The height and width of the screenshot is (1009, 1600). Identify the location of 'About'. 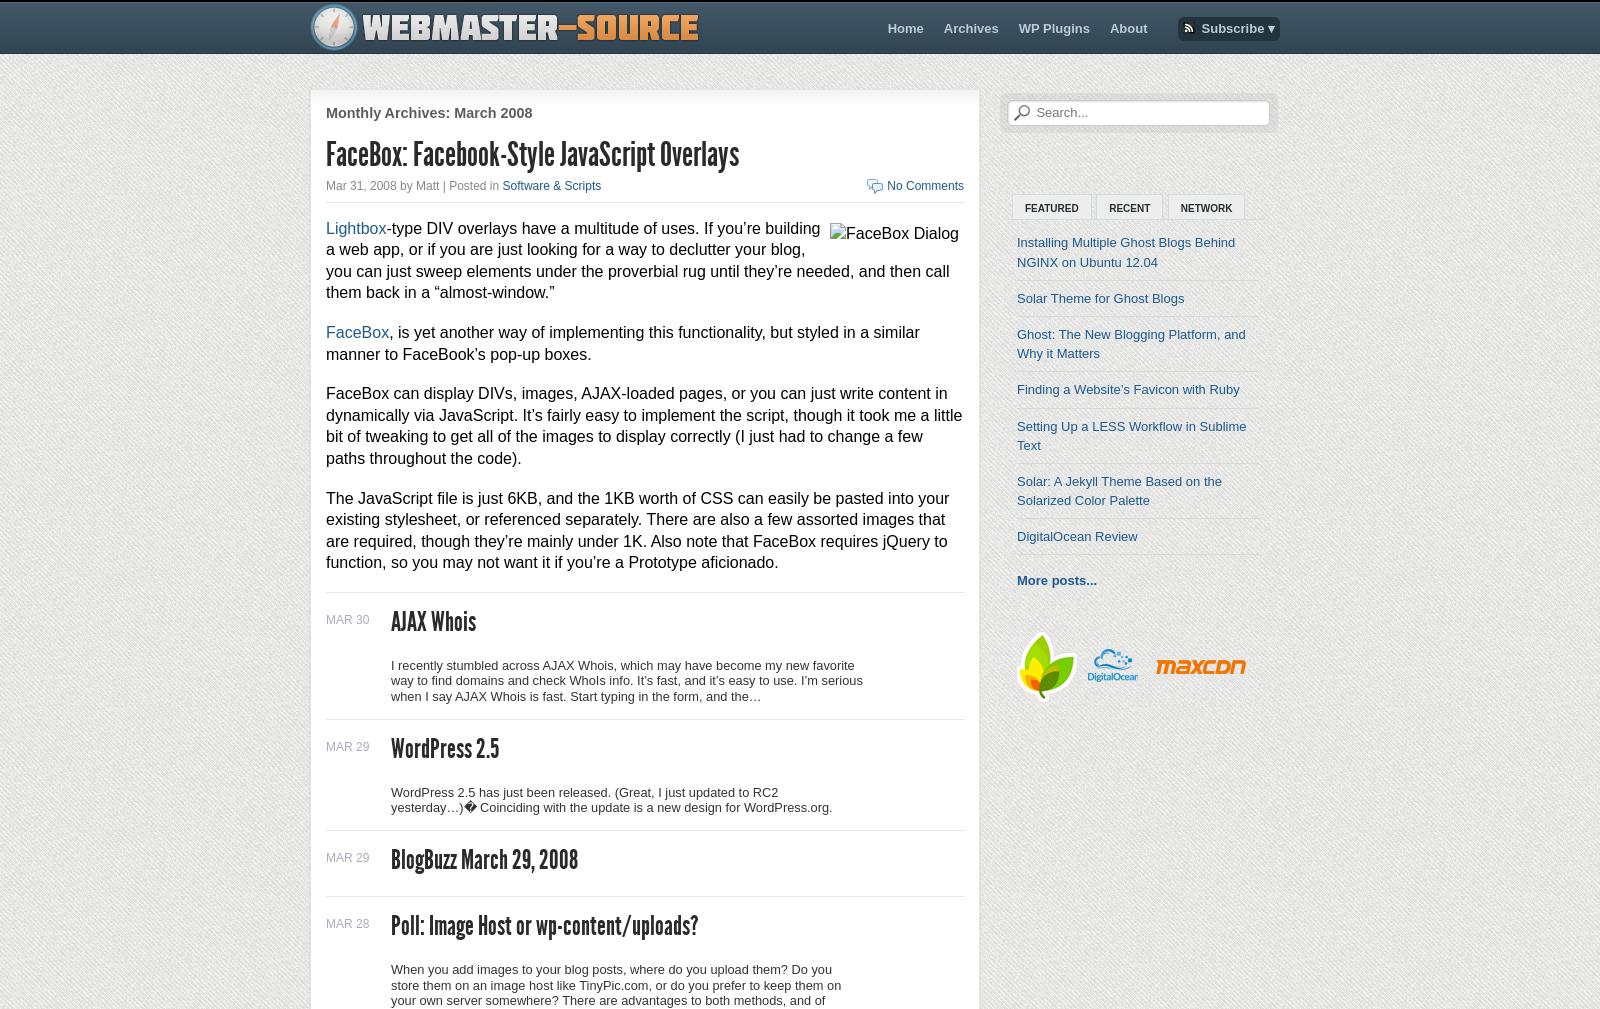
(1128, 27).